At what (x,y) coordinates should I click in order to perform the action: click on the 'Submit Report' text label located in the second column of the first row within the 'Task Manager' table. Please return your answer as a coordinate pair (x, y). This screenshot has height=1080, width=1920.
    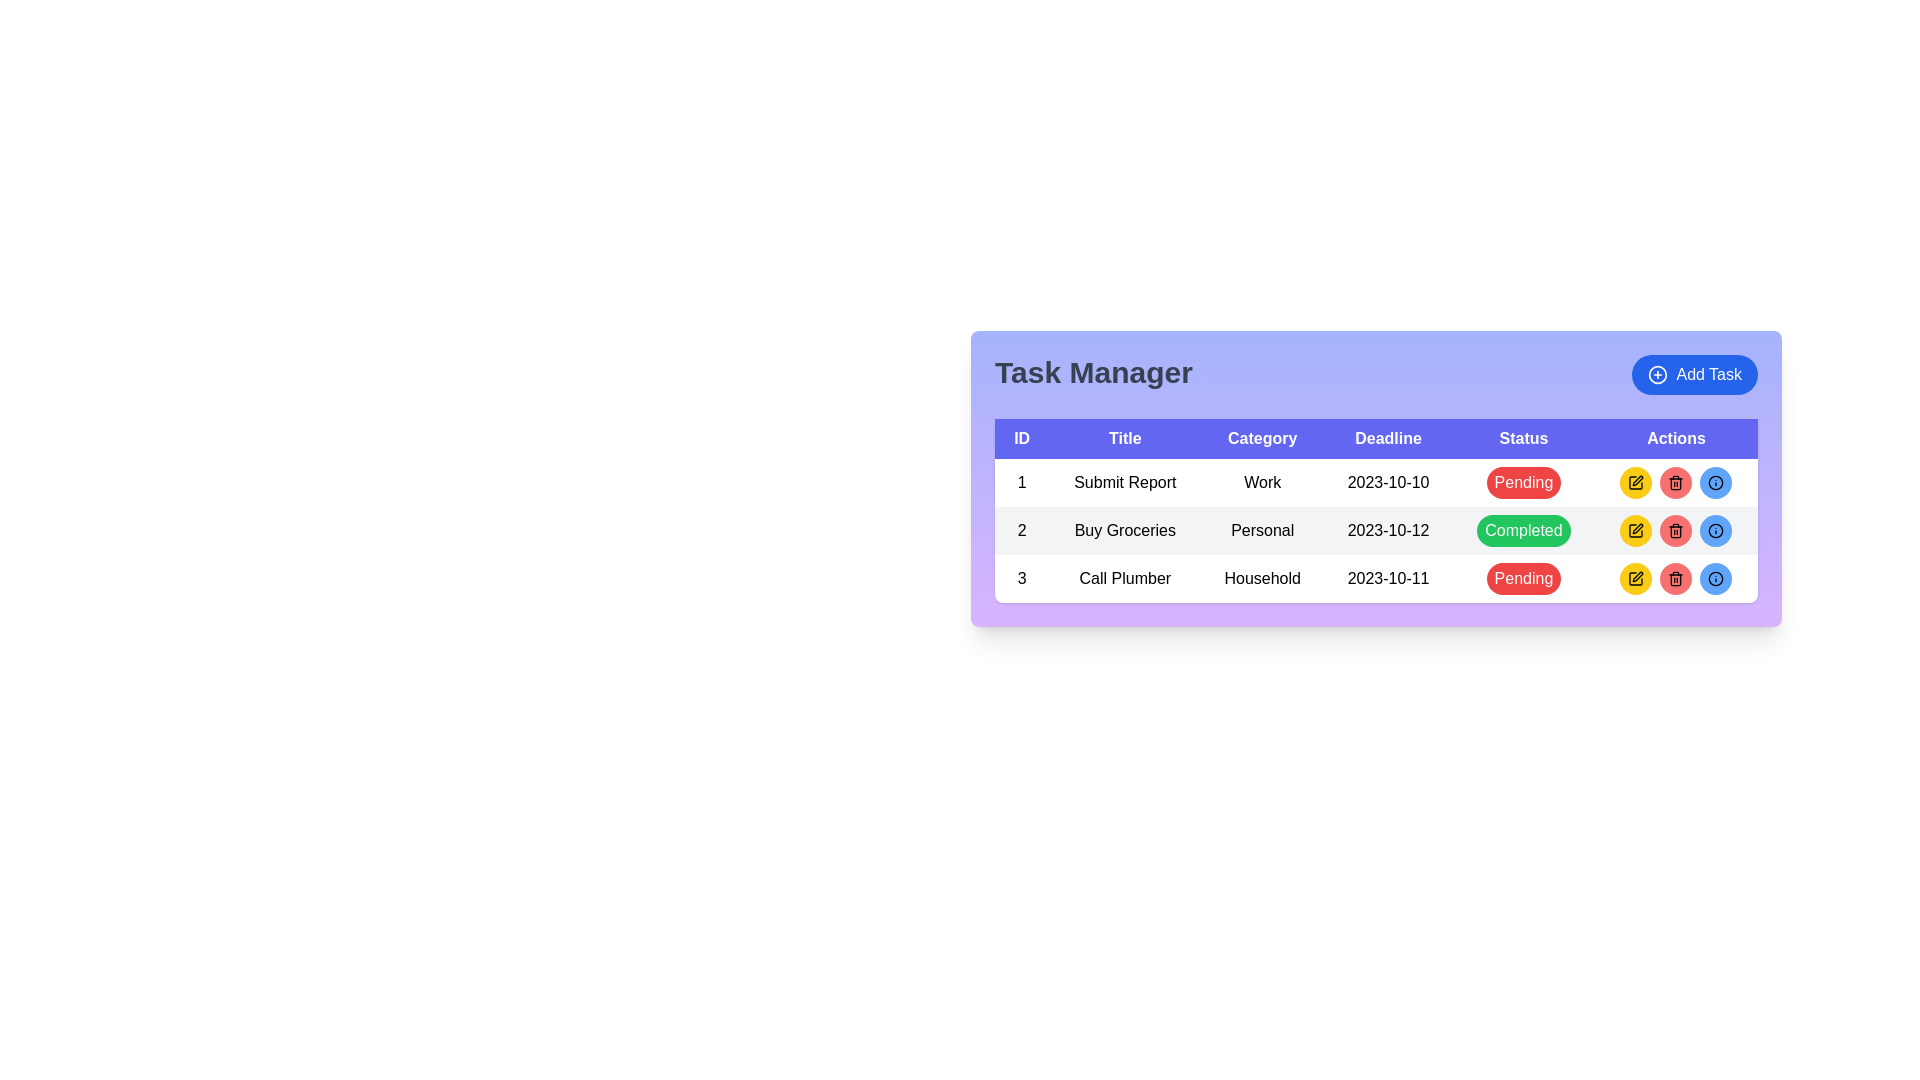
    Looking at the image, I should click on (1125, 482).